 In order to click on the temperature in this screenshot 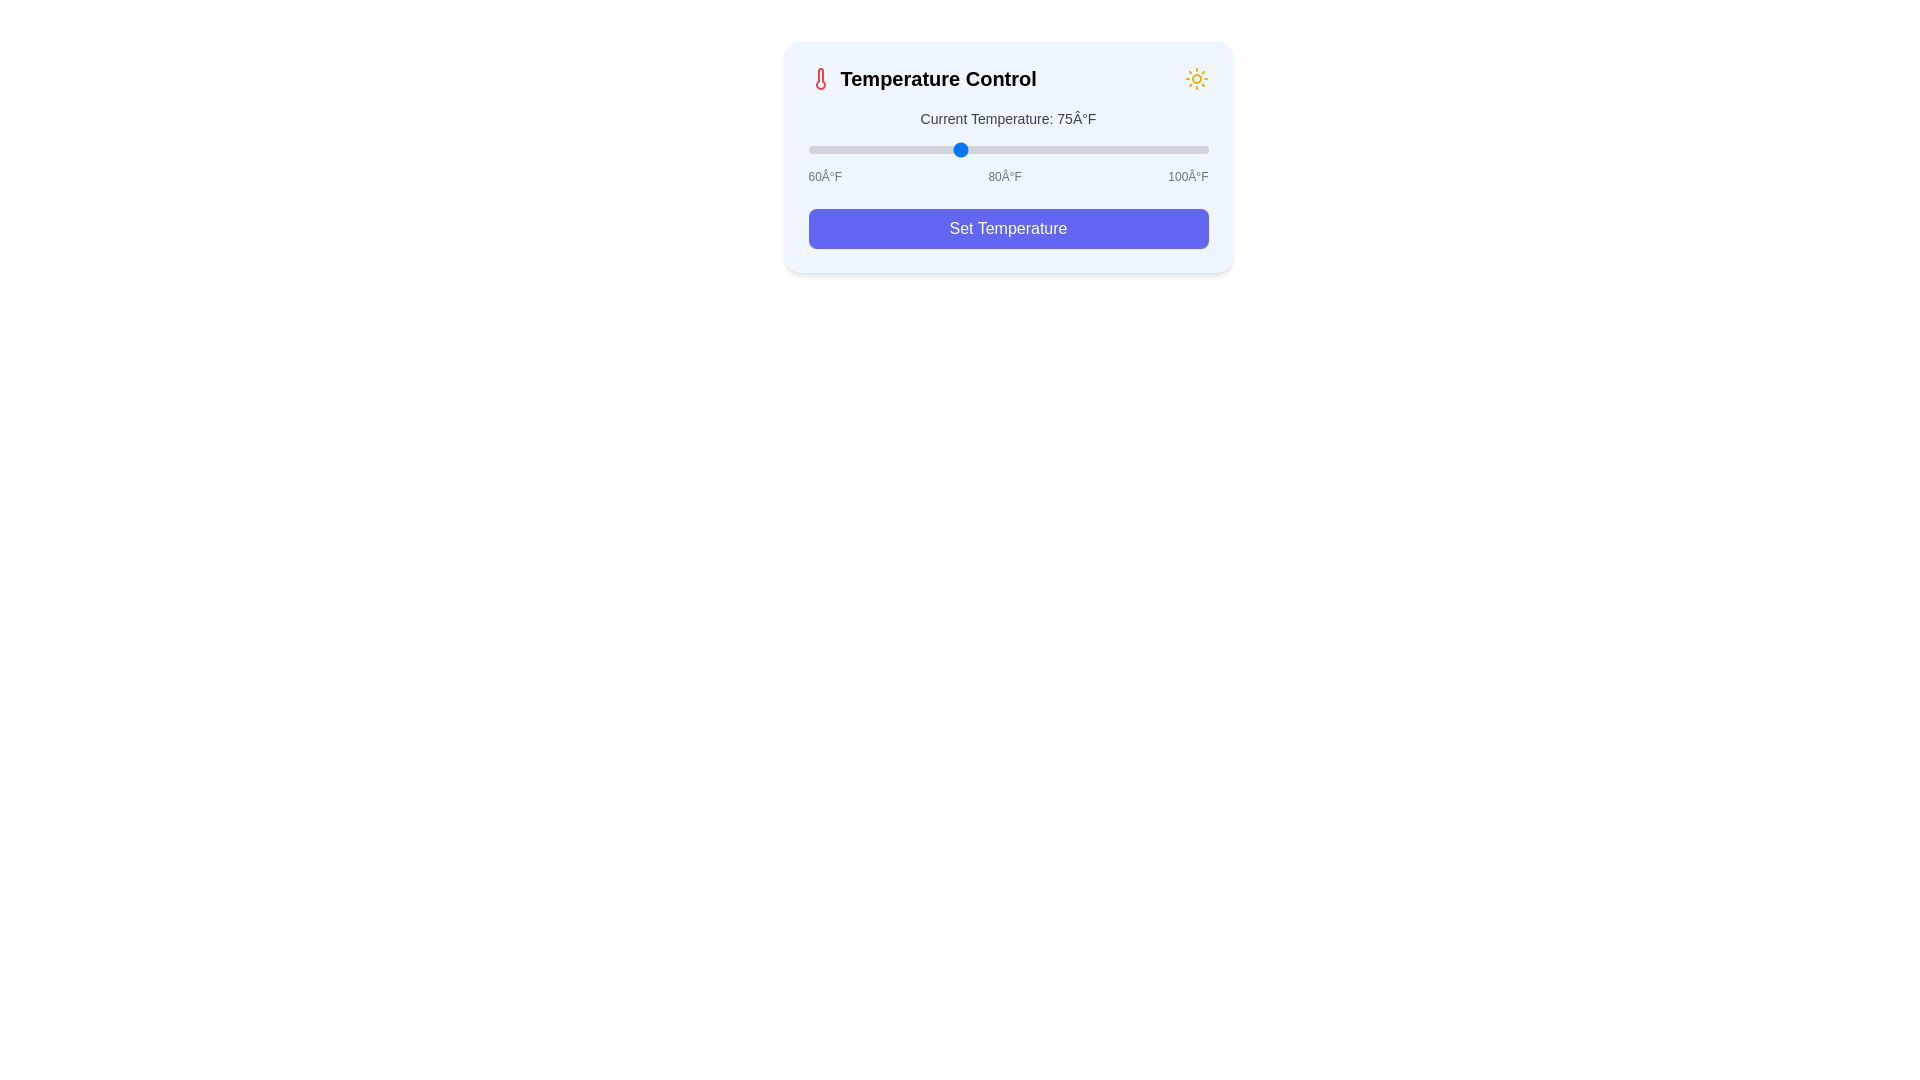, I will do `click(1067, 149)`.